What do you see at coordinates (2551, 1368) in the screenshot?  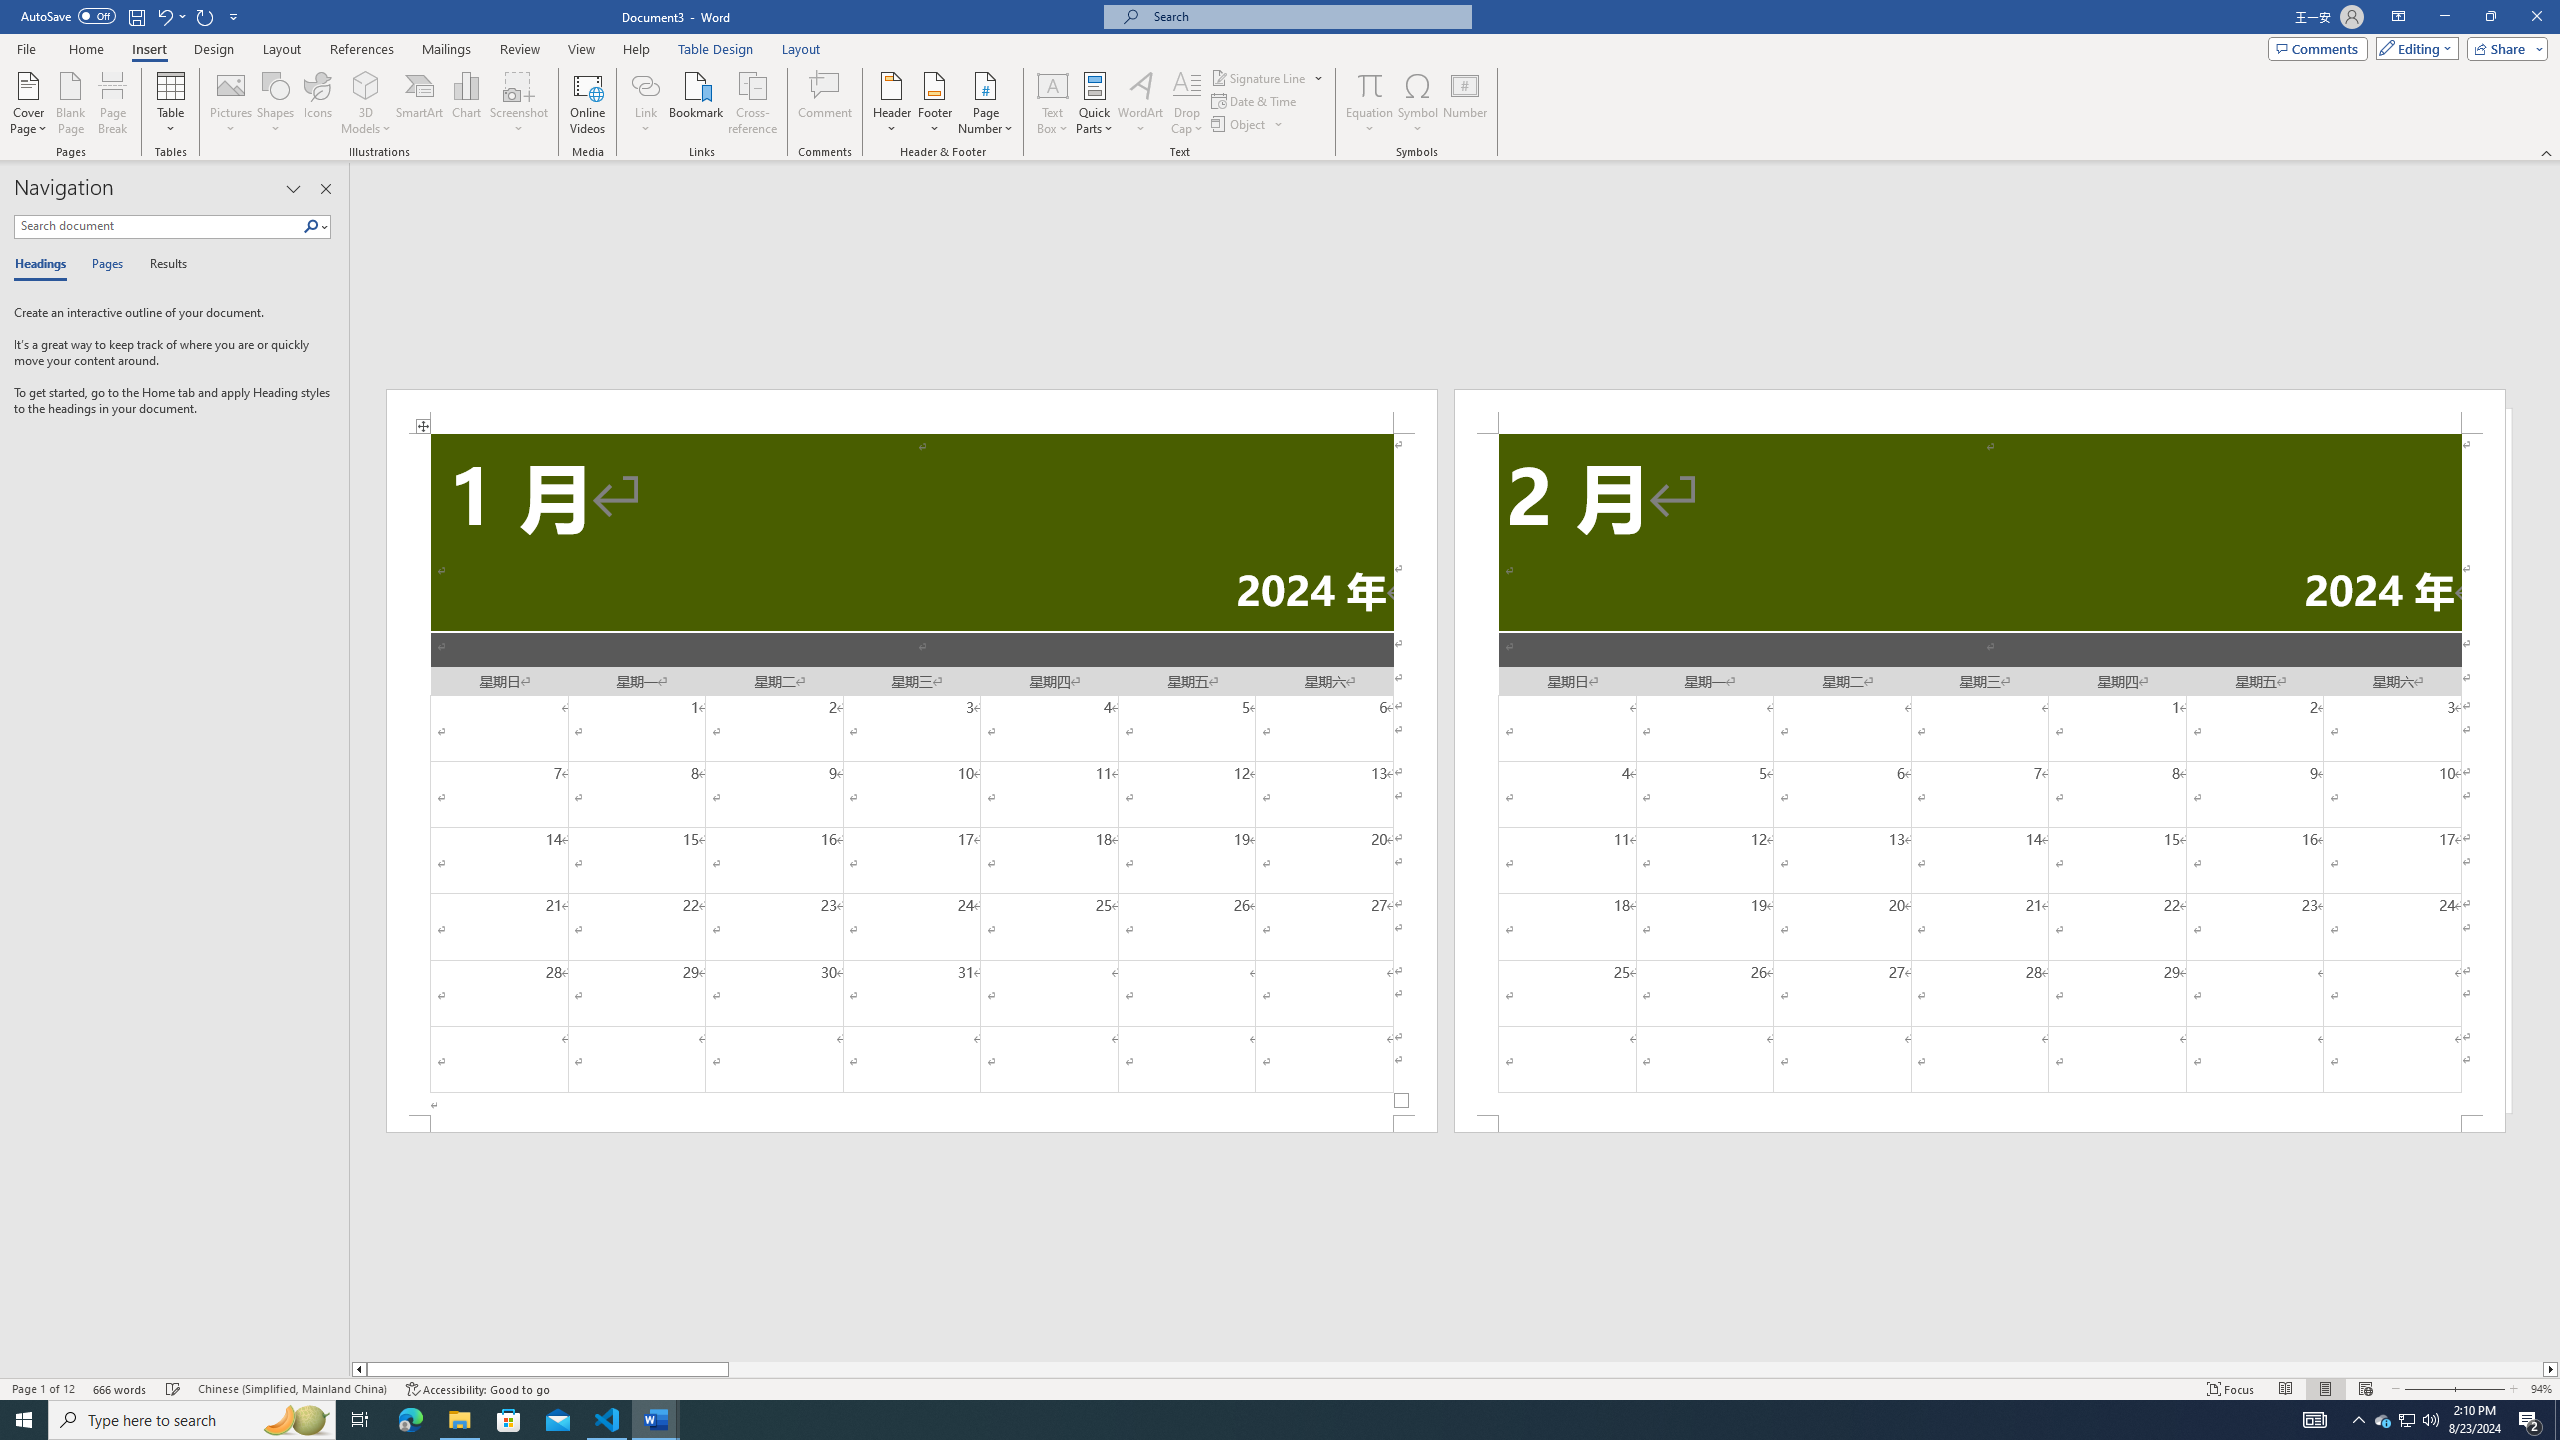 I see `'Column right'` at bounding box center [2551, 1368].